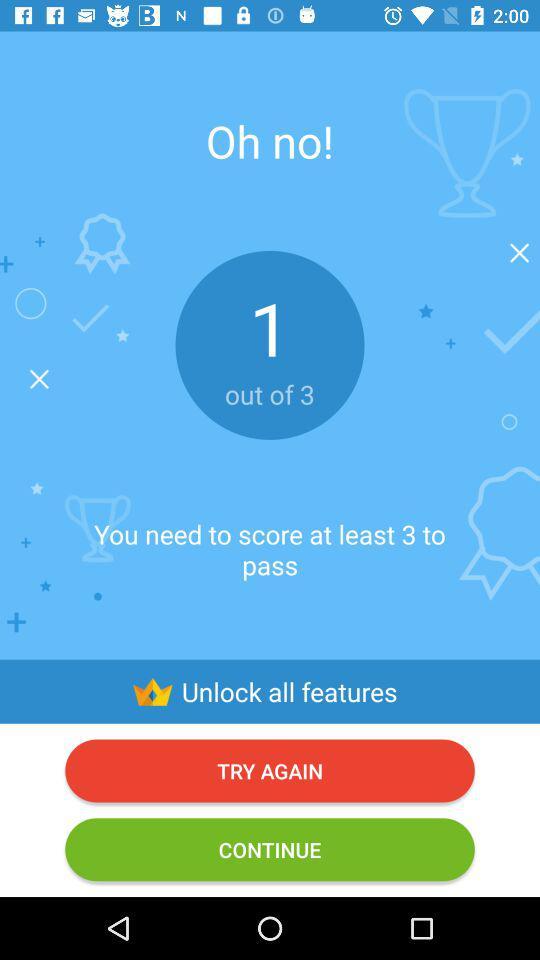 Image resolution: width=540 pixels, height=960 pixels. What do you see at coordinates (270, 848) in the screenshot?
I see `continue` at bounding box center [270, 848].